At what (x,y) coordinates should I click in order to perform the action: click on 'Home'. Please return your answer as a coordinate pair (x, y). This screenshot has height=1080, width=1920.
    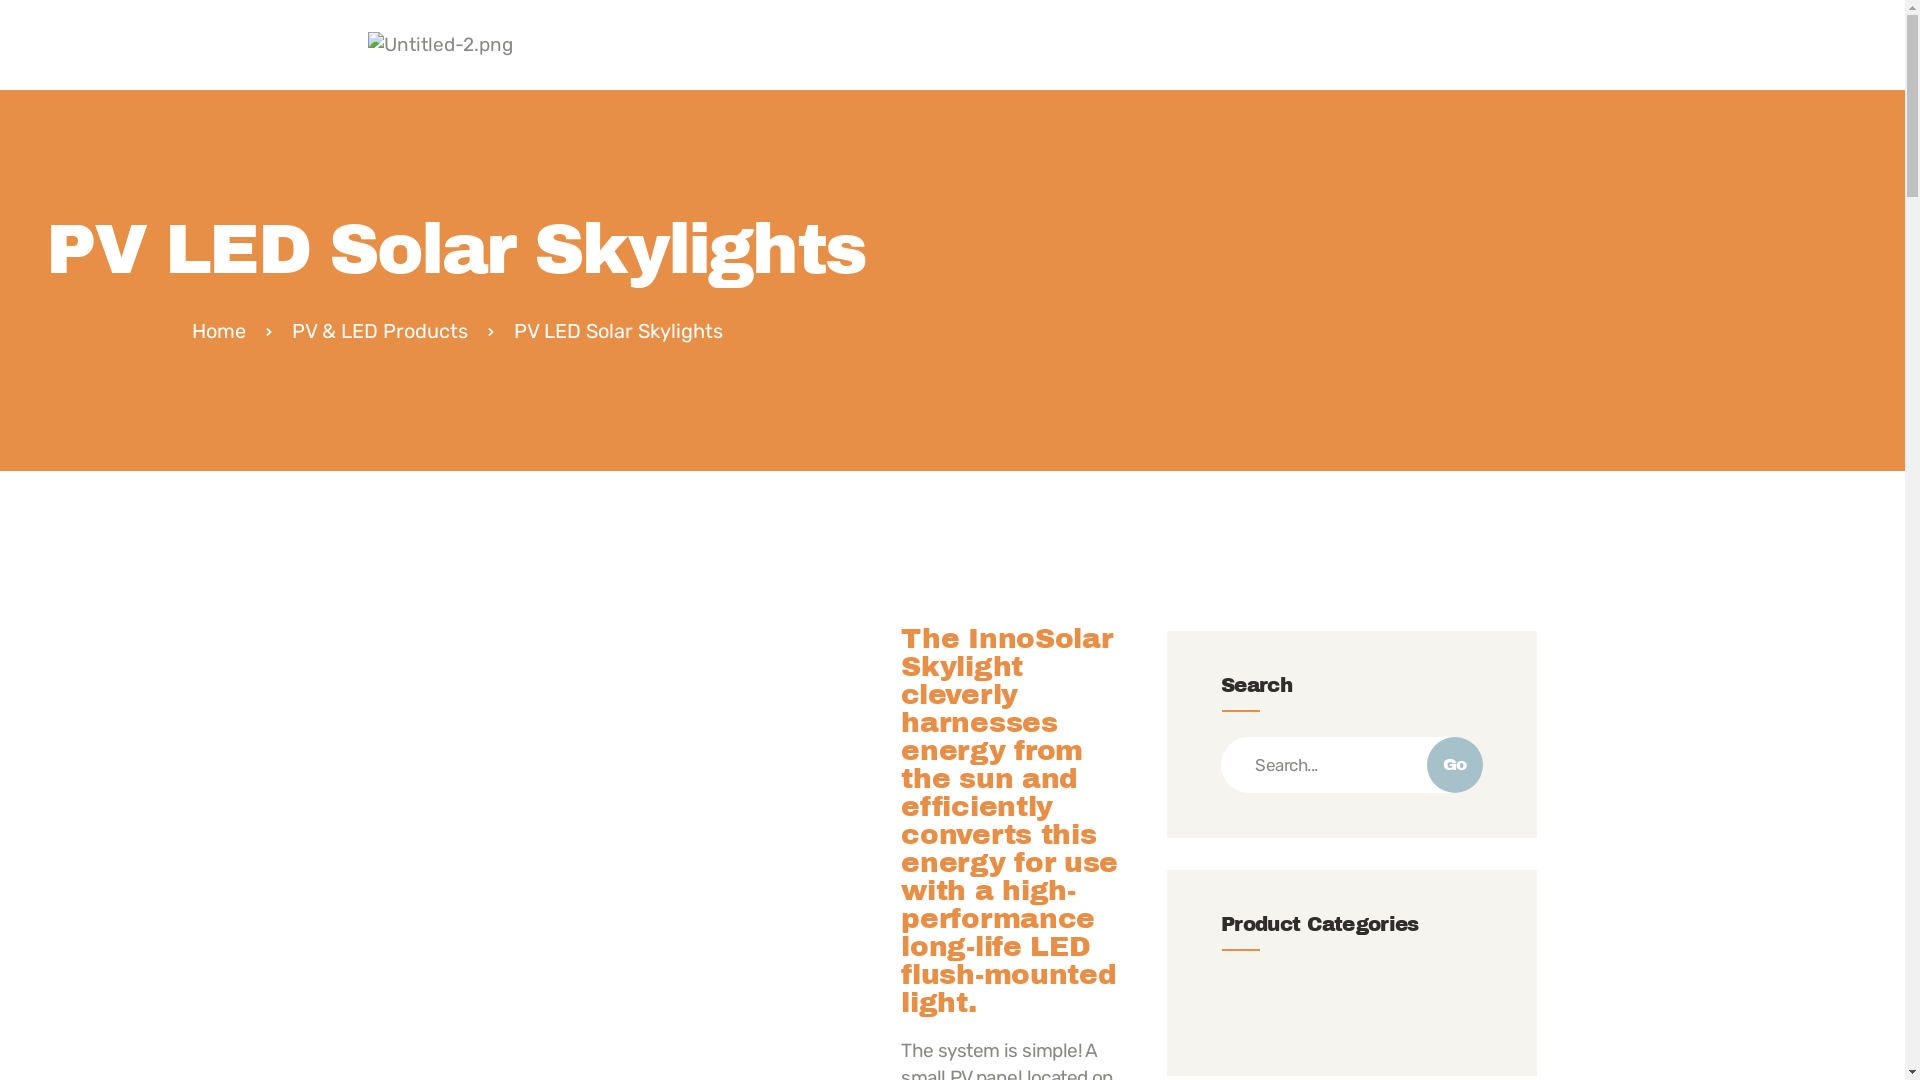
    Looking at the image, I should click on (219, 330).